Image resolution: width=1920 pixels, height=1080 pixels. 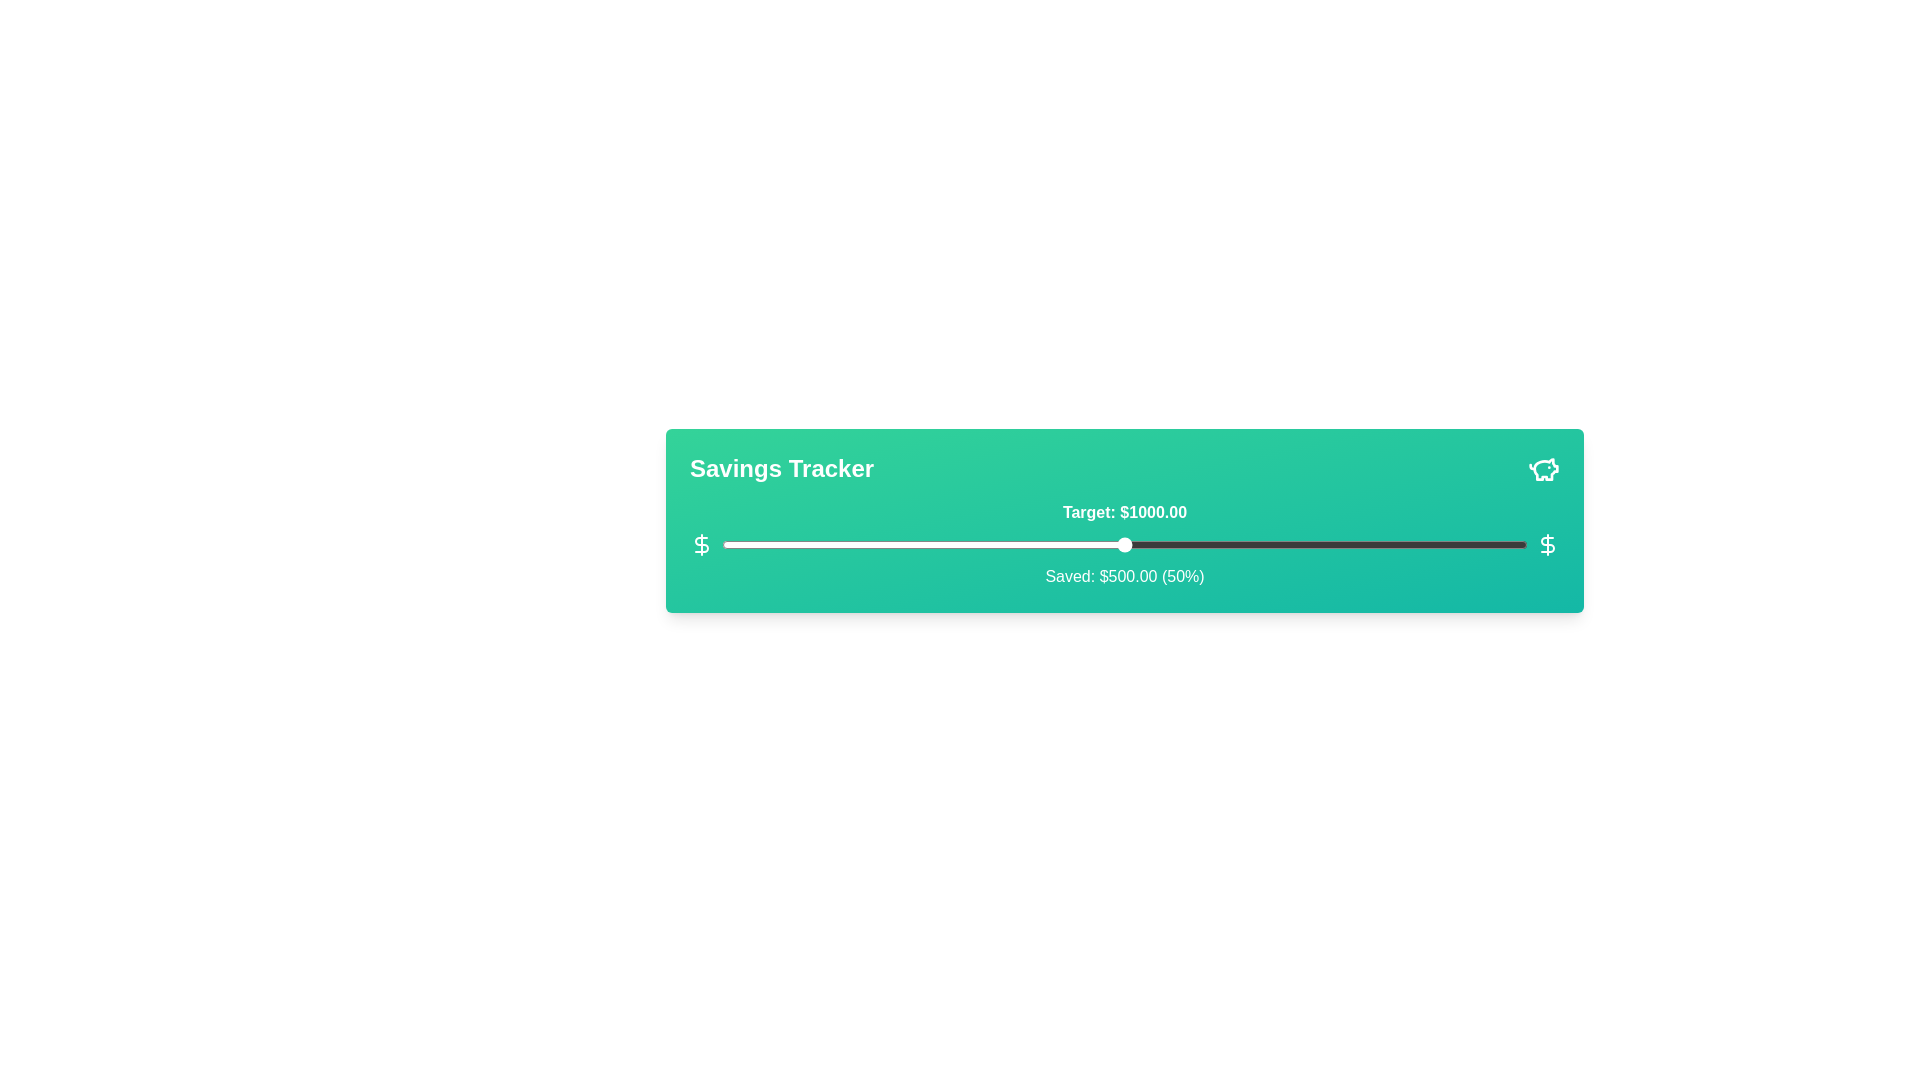 What do you see at coordinates (1124, 519) in the screenshot?
I see `the savings tracker module with a gradient background that displays target and saved amounts, includes a progress bar and a piggy bank icon on the right` at bounding box center [1124, 519].